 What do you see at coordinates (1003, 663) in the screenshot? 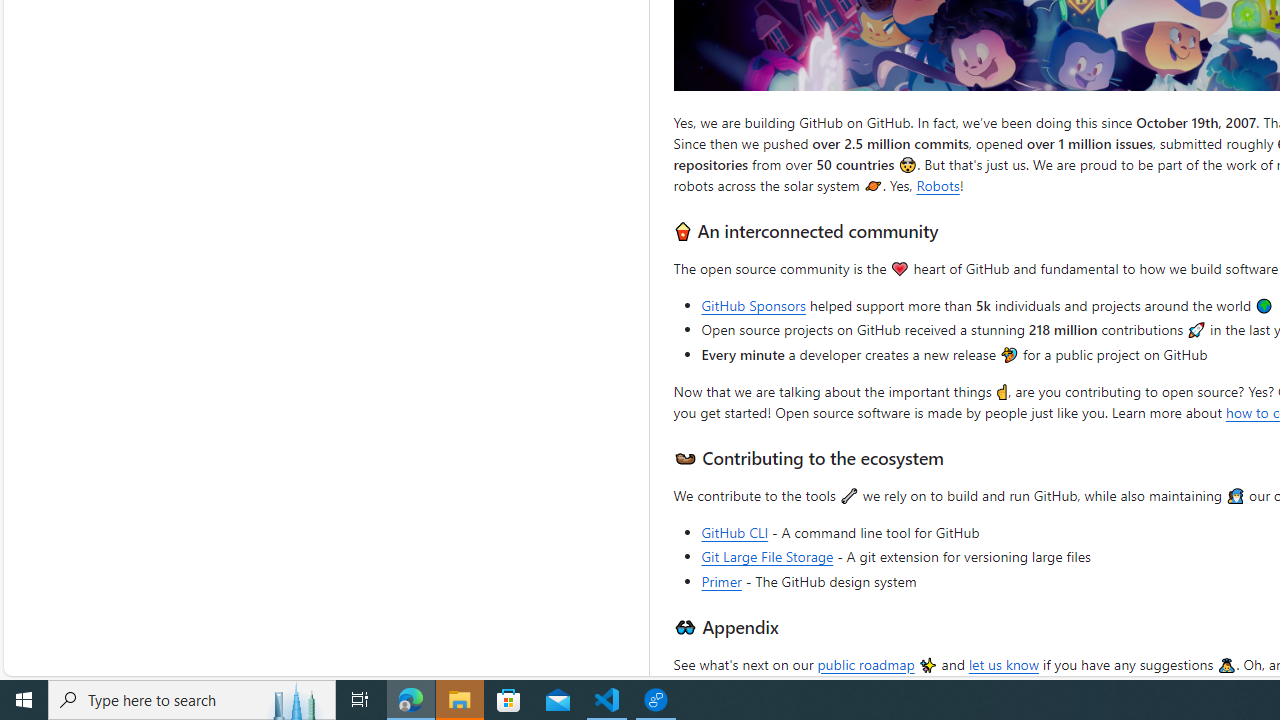
I see `'let us know'` at bounding box center [1003, 663].